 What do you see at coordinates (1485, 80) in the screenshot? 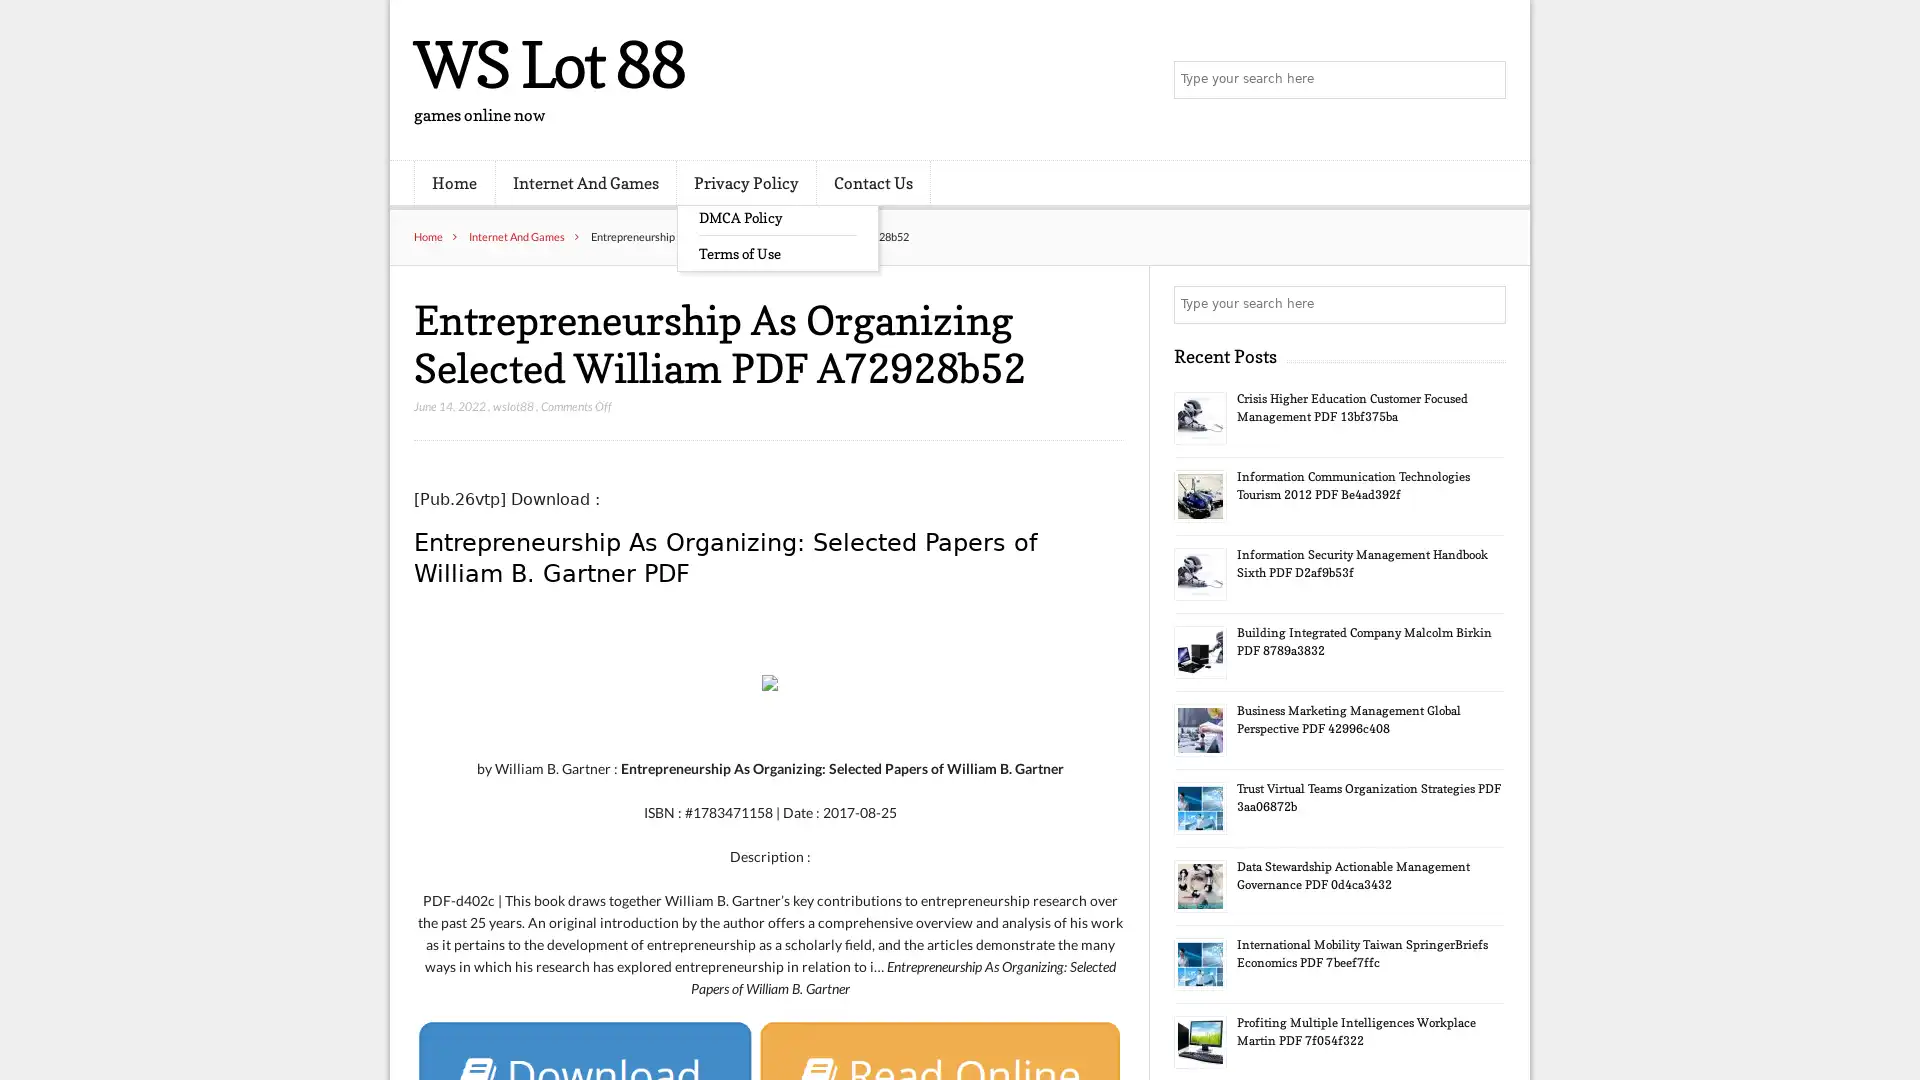
I see `Search` at bounding box center [1485, 80].